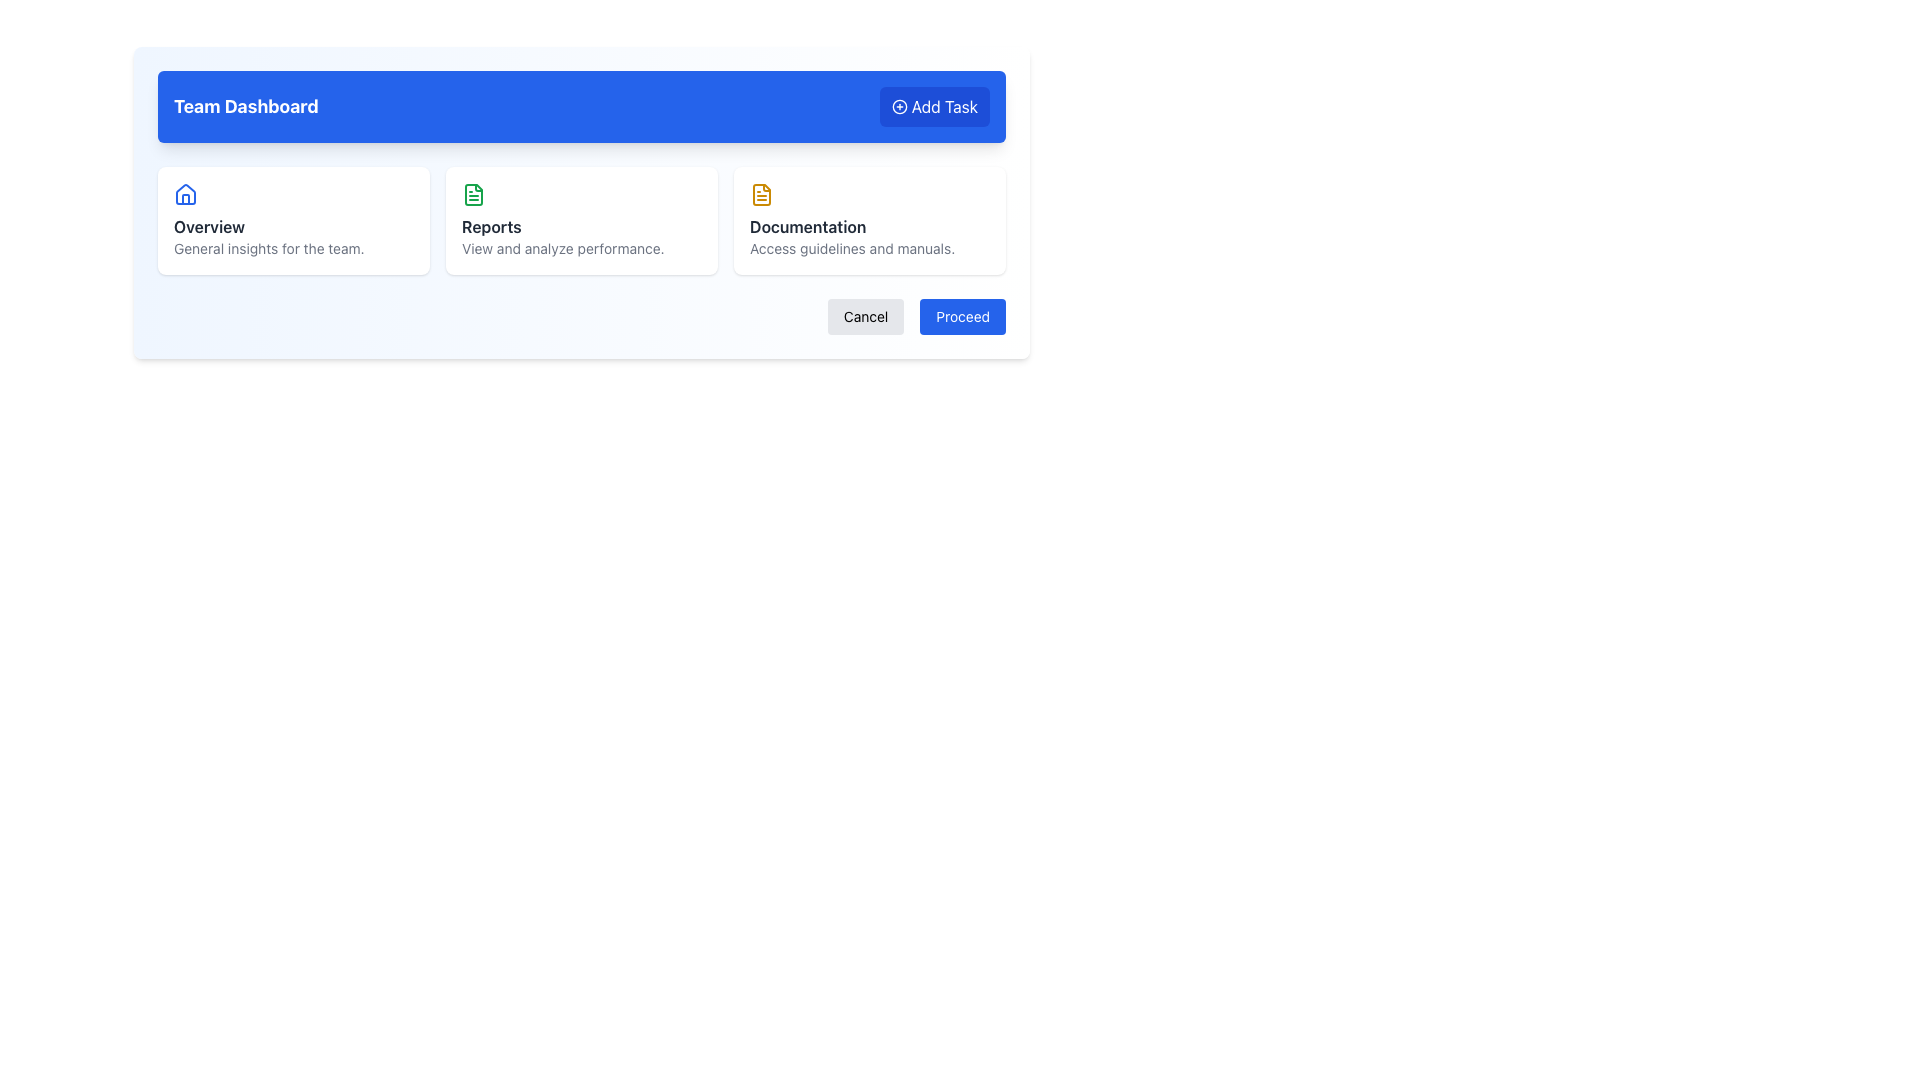 Image resolution: width=1920 pixels, height=1080 pixels. Describe the element at coordinates (491, 226) in the screenshot. I see `the heading label in the second card from the left, located above the description text 'View and analyze performance.' and to the right of the green document icon` at that location.